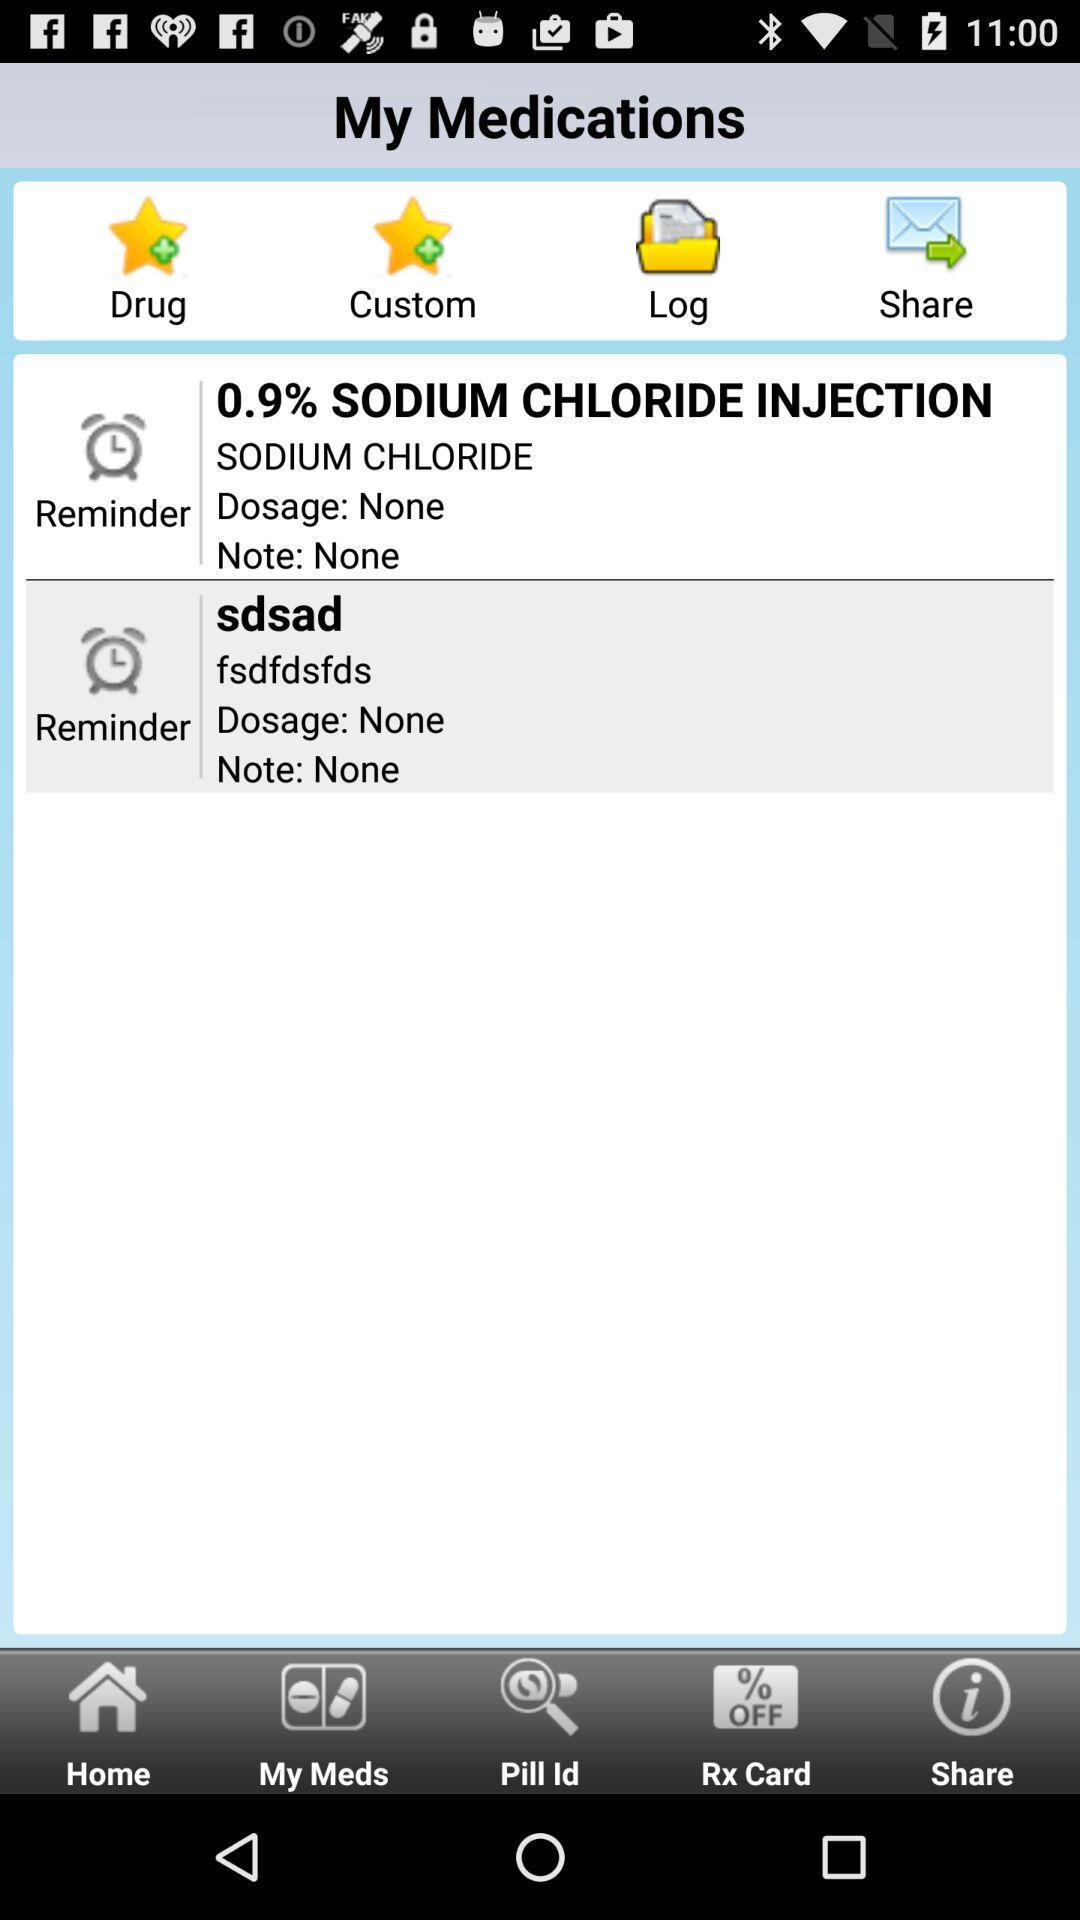  Describe the element at coordinates (540, 1719) in the screenshot. I see `icon at the bottom` at that location.